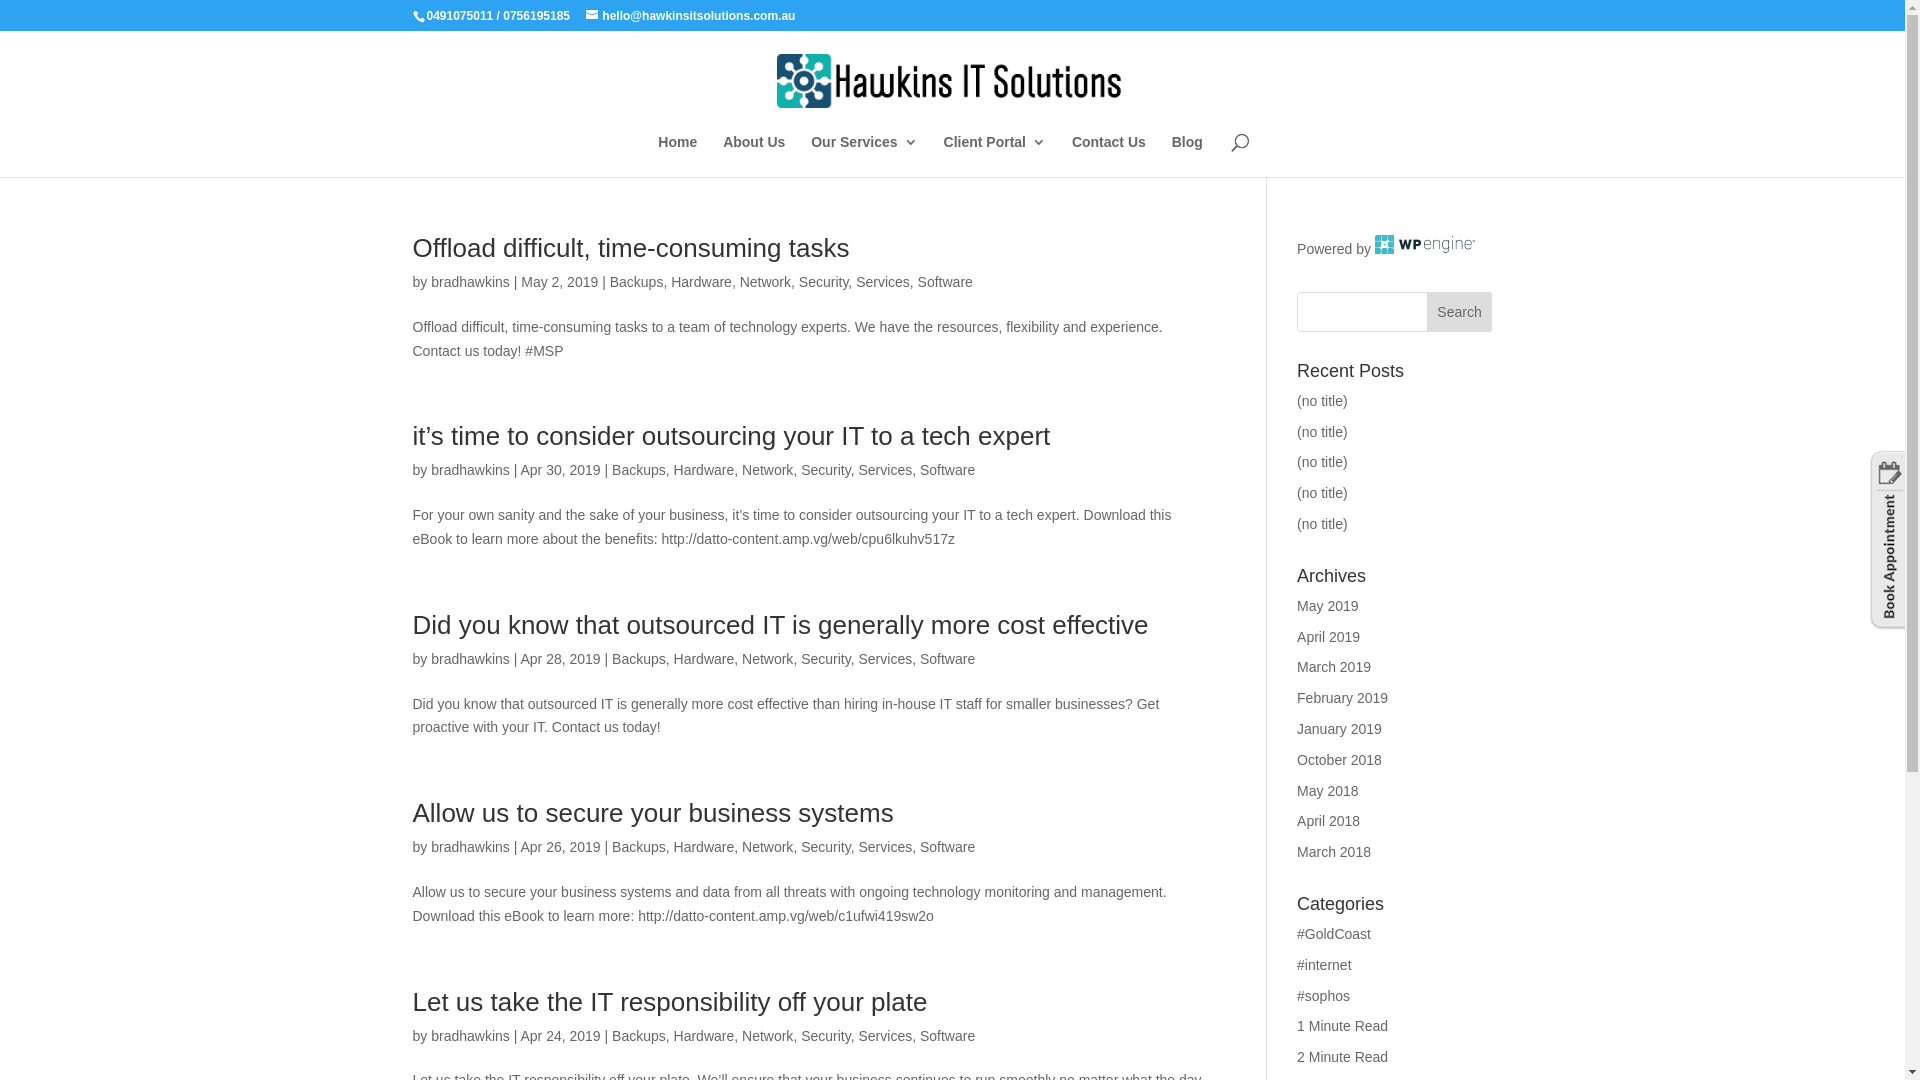 This screenshot has height=1080, width=1920. Describe the element at coordinates (690, 15) in the screenshot. I see `'hello@hawkinsitsolutions.com.au'` at that location.